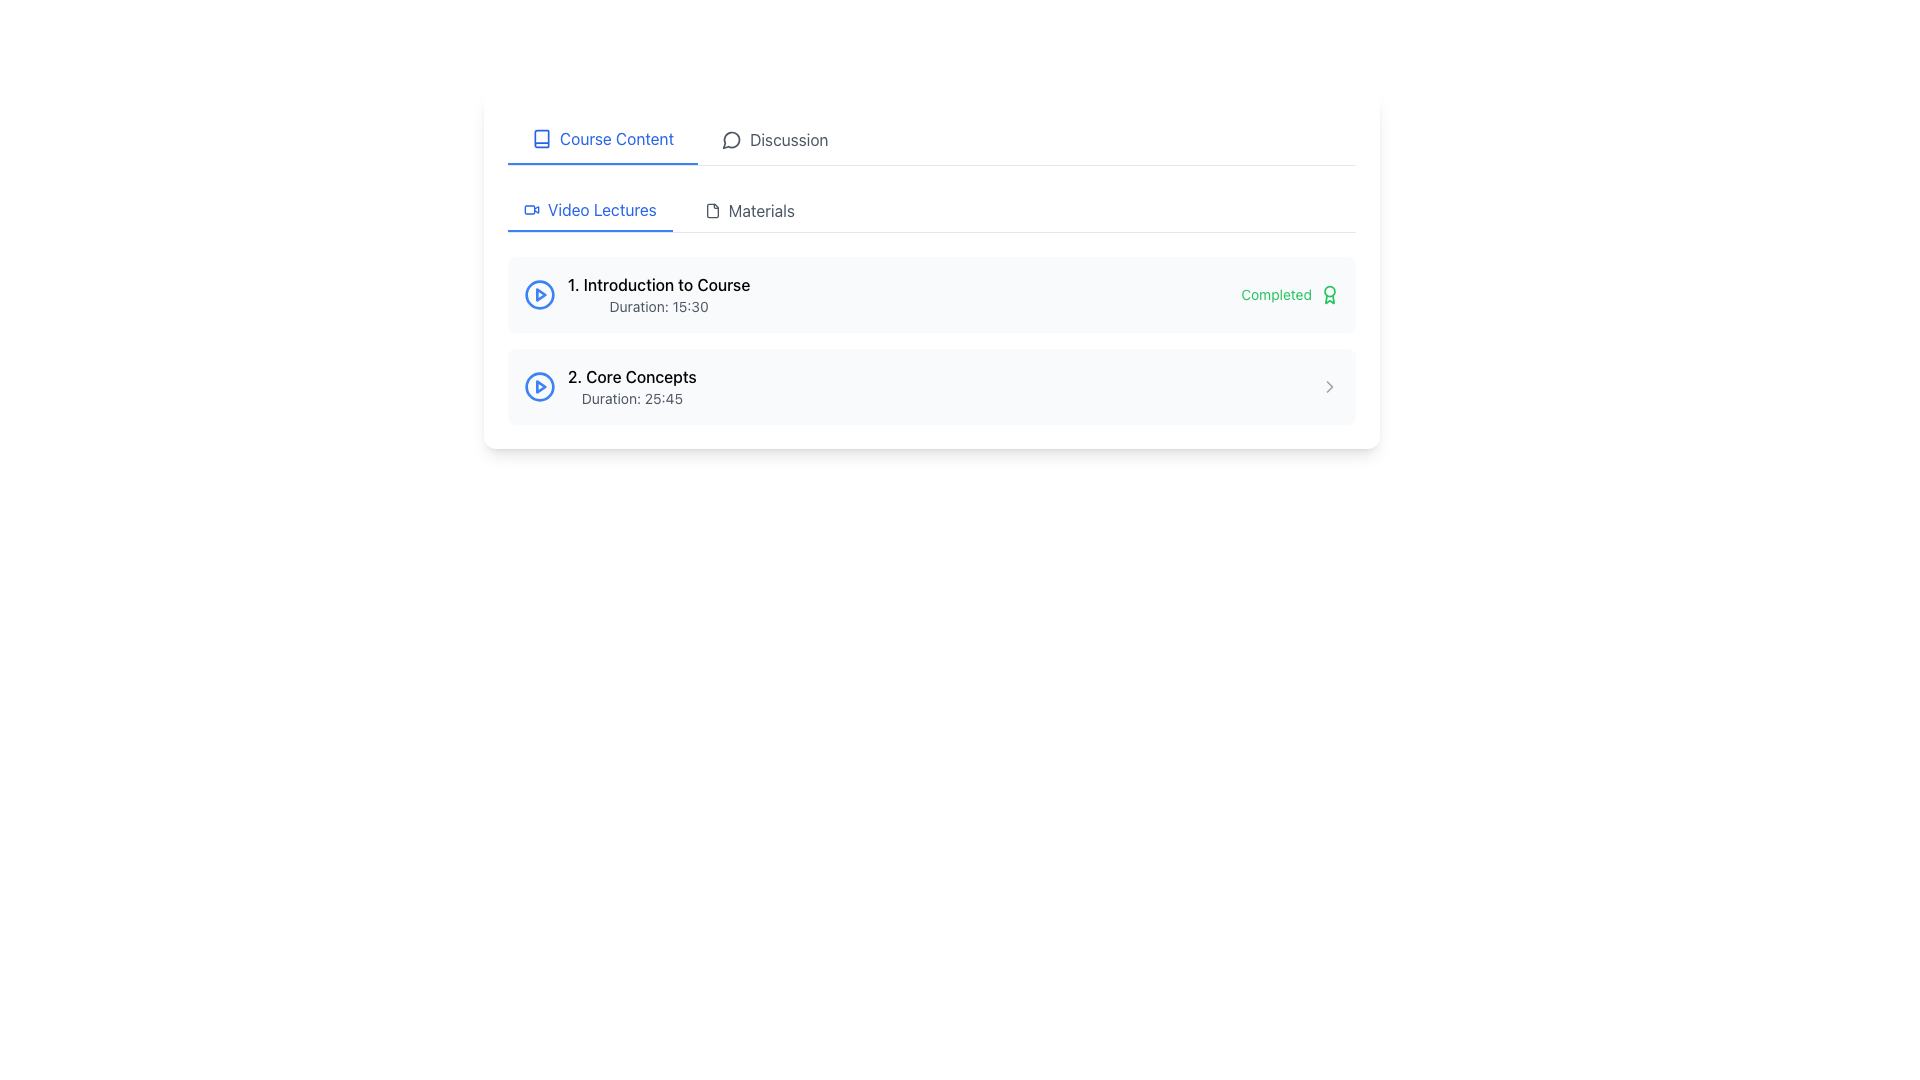  What do you see at coordinates (539, 386) in the screenshot?
I see `the play button located to the immediate left of the text '2. Core Concepts'` at bounding box center [539, 386].